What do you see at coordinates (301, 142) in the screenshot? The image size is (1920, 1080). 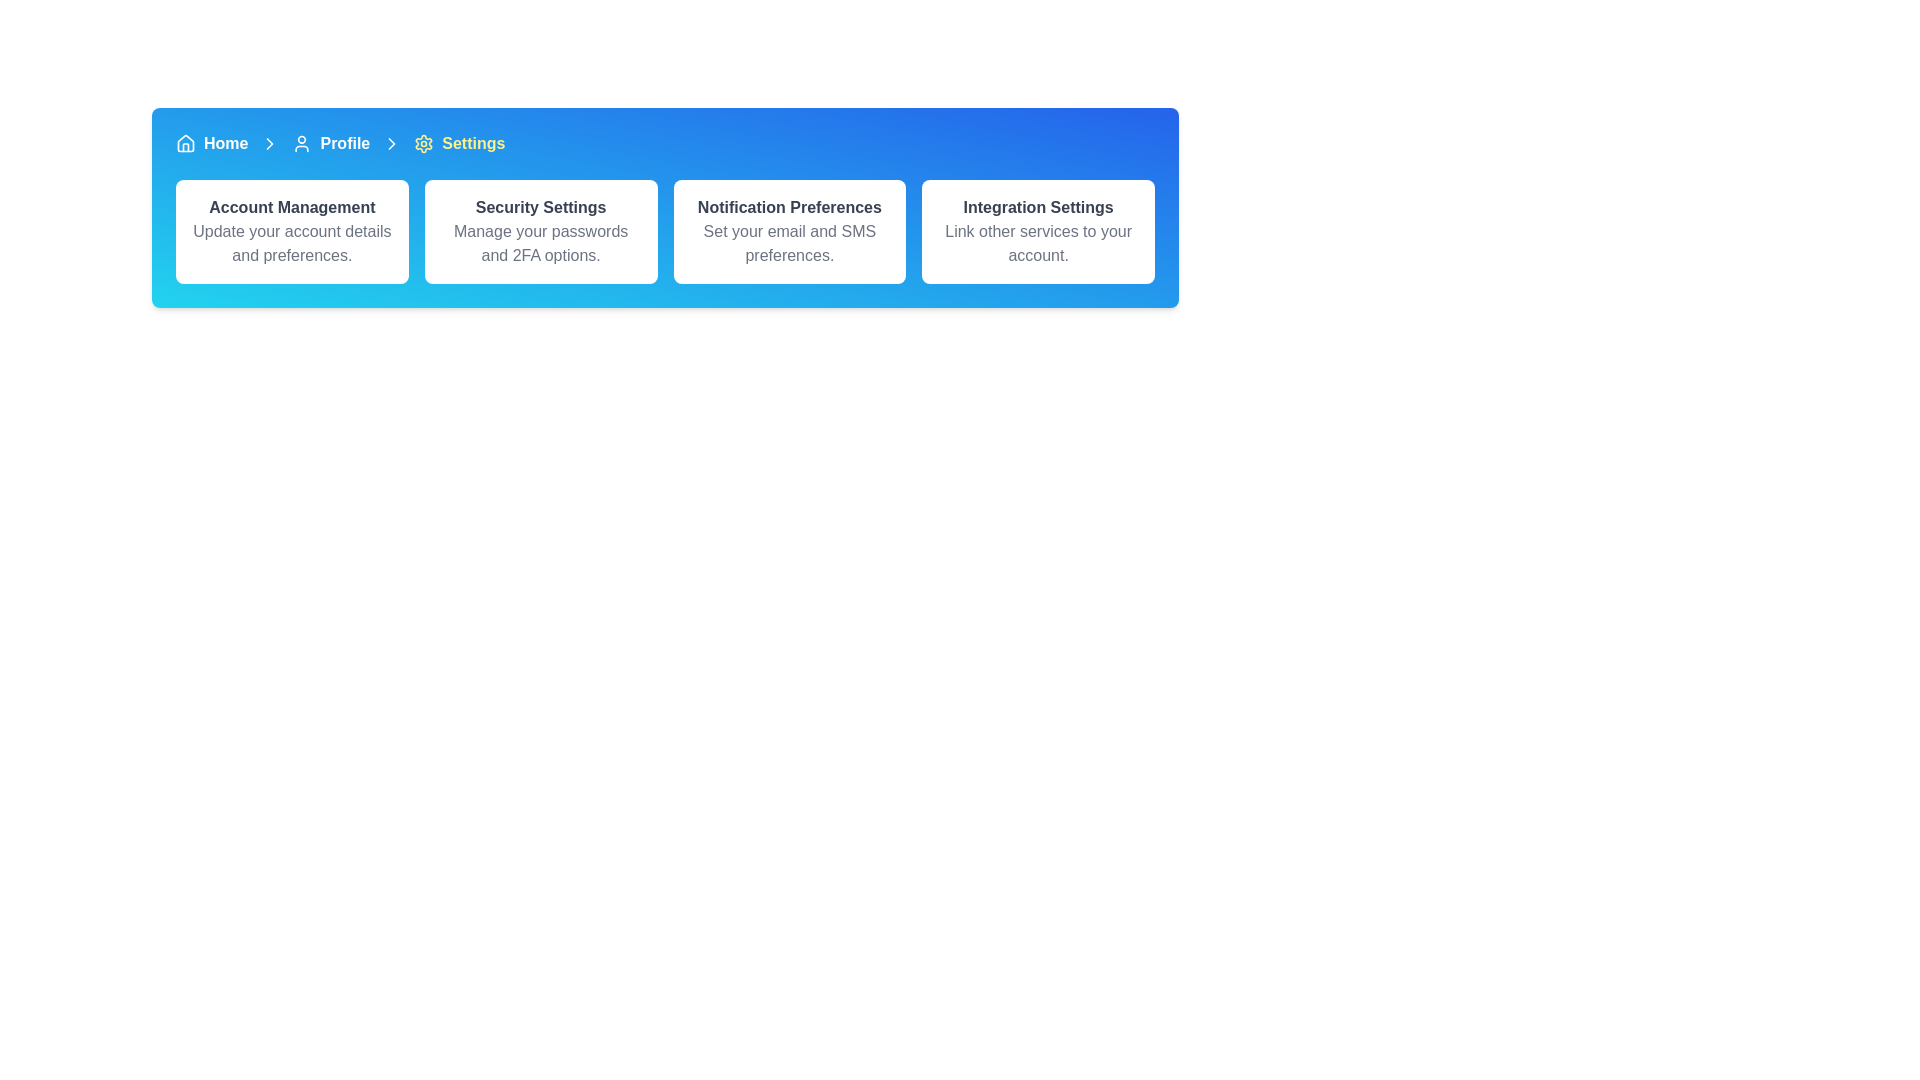 I see `the user profile icon located in the navigation bar, positioned immediately to the left of the 'Profile' text label` at bounding box center [301, 142].